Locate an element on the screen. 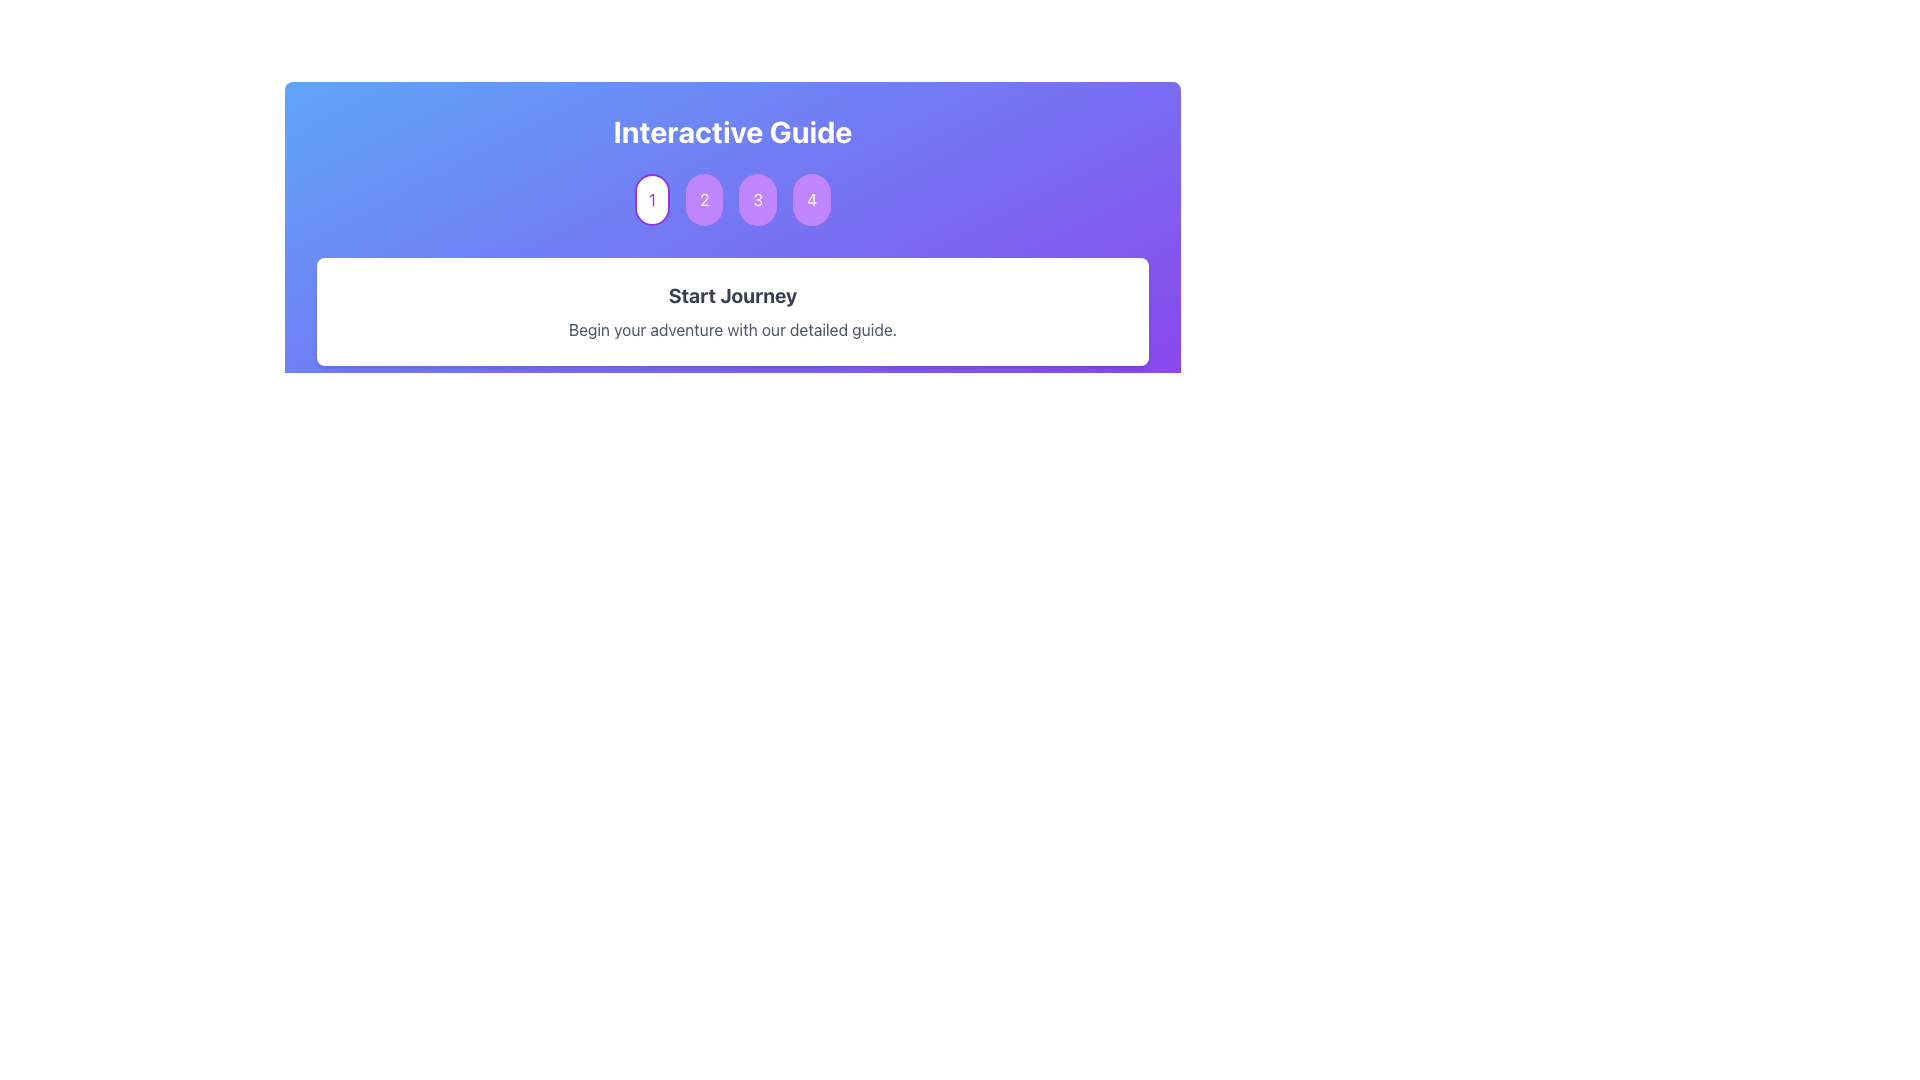 This screenshot has height=1080, width=1920. the descriptive text label located below the 'Start Journey' heading within the white, rounded rectangular box is located at coordinates (732, 329).